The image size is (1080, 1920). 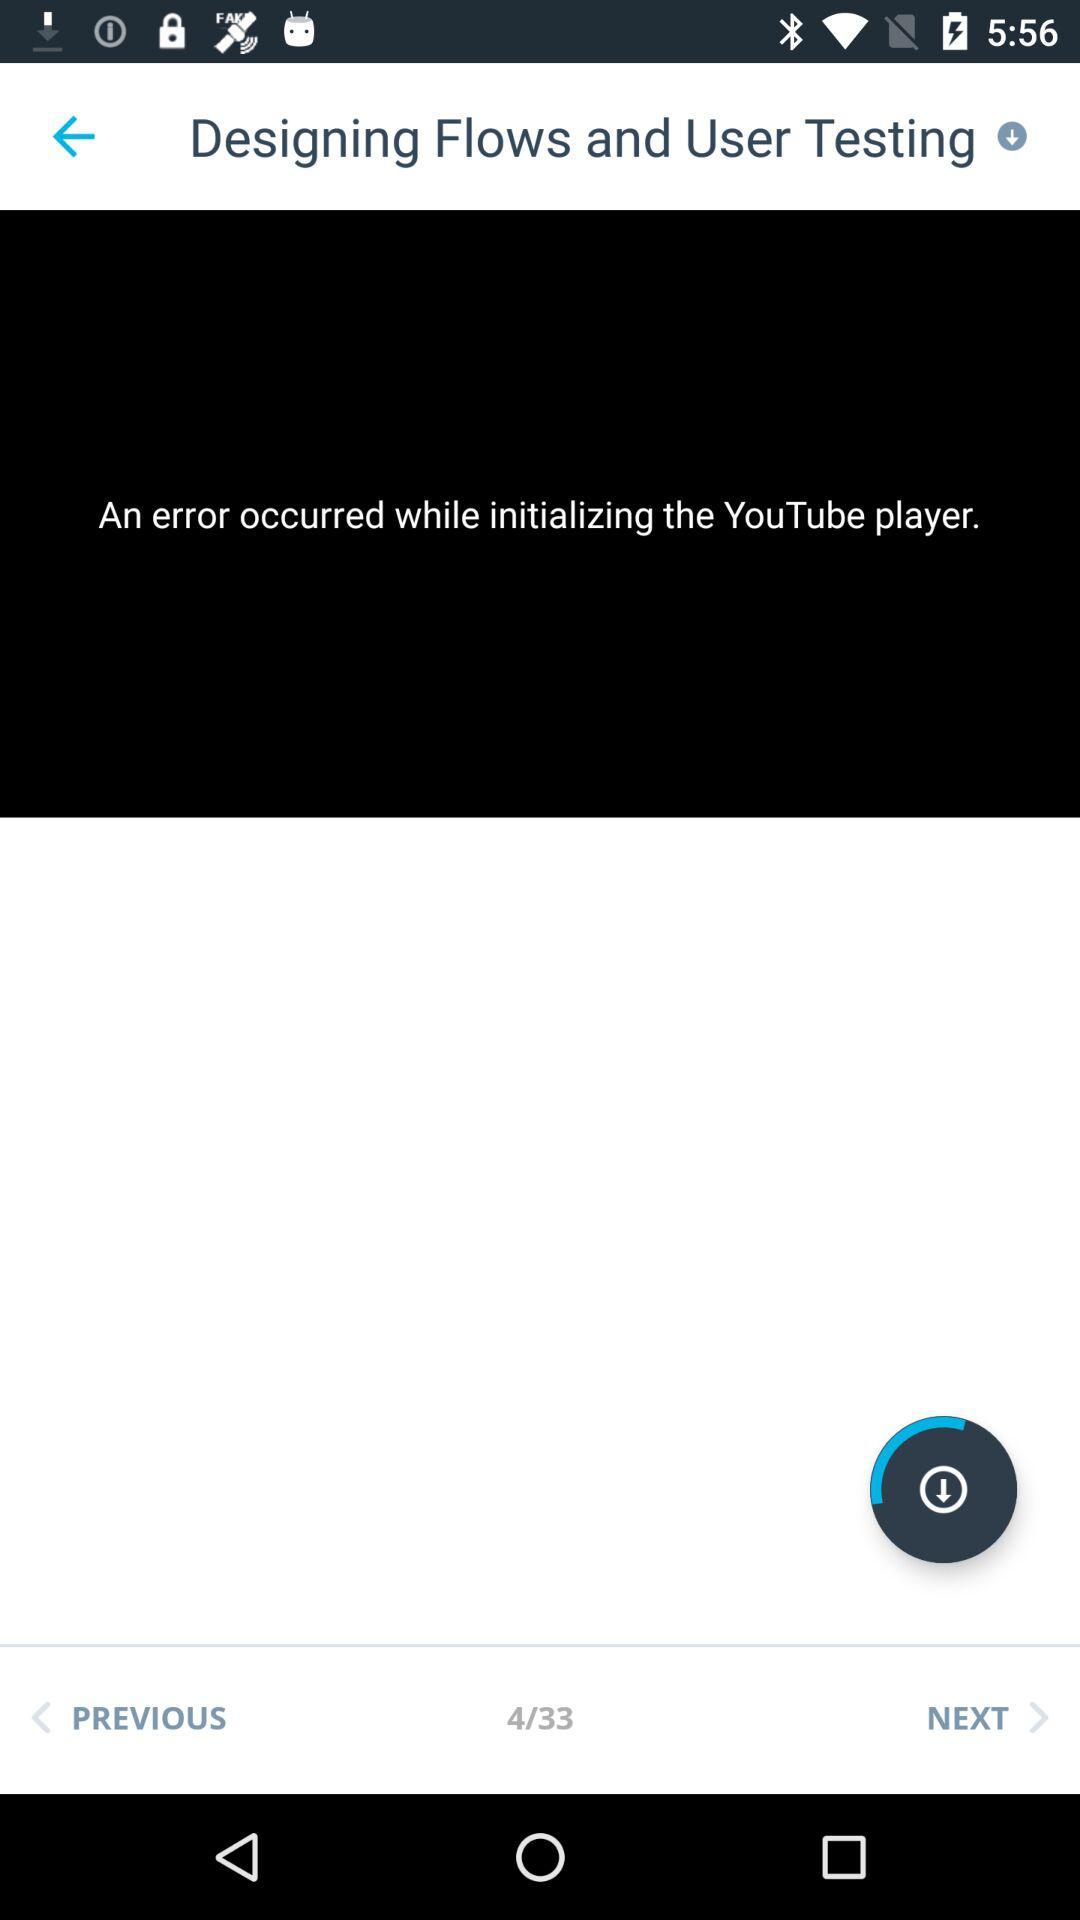 I want to click on the file_download icon, so click(x=943, y=1489).